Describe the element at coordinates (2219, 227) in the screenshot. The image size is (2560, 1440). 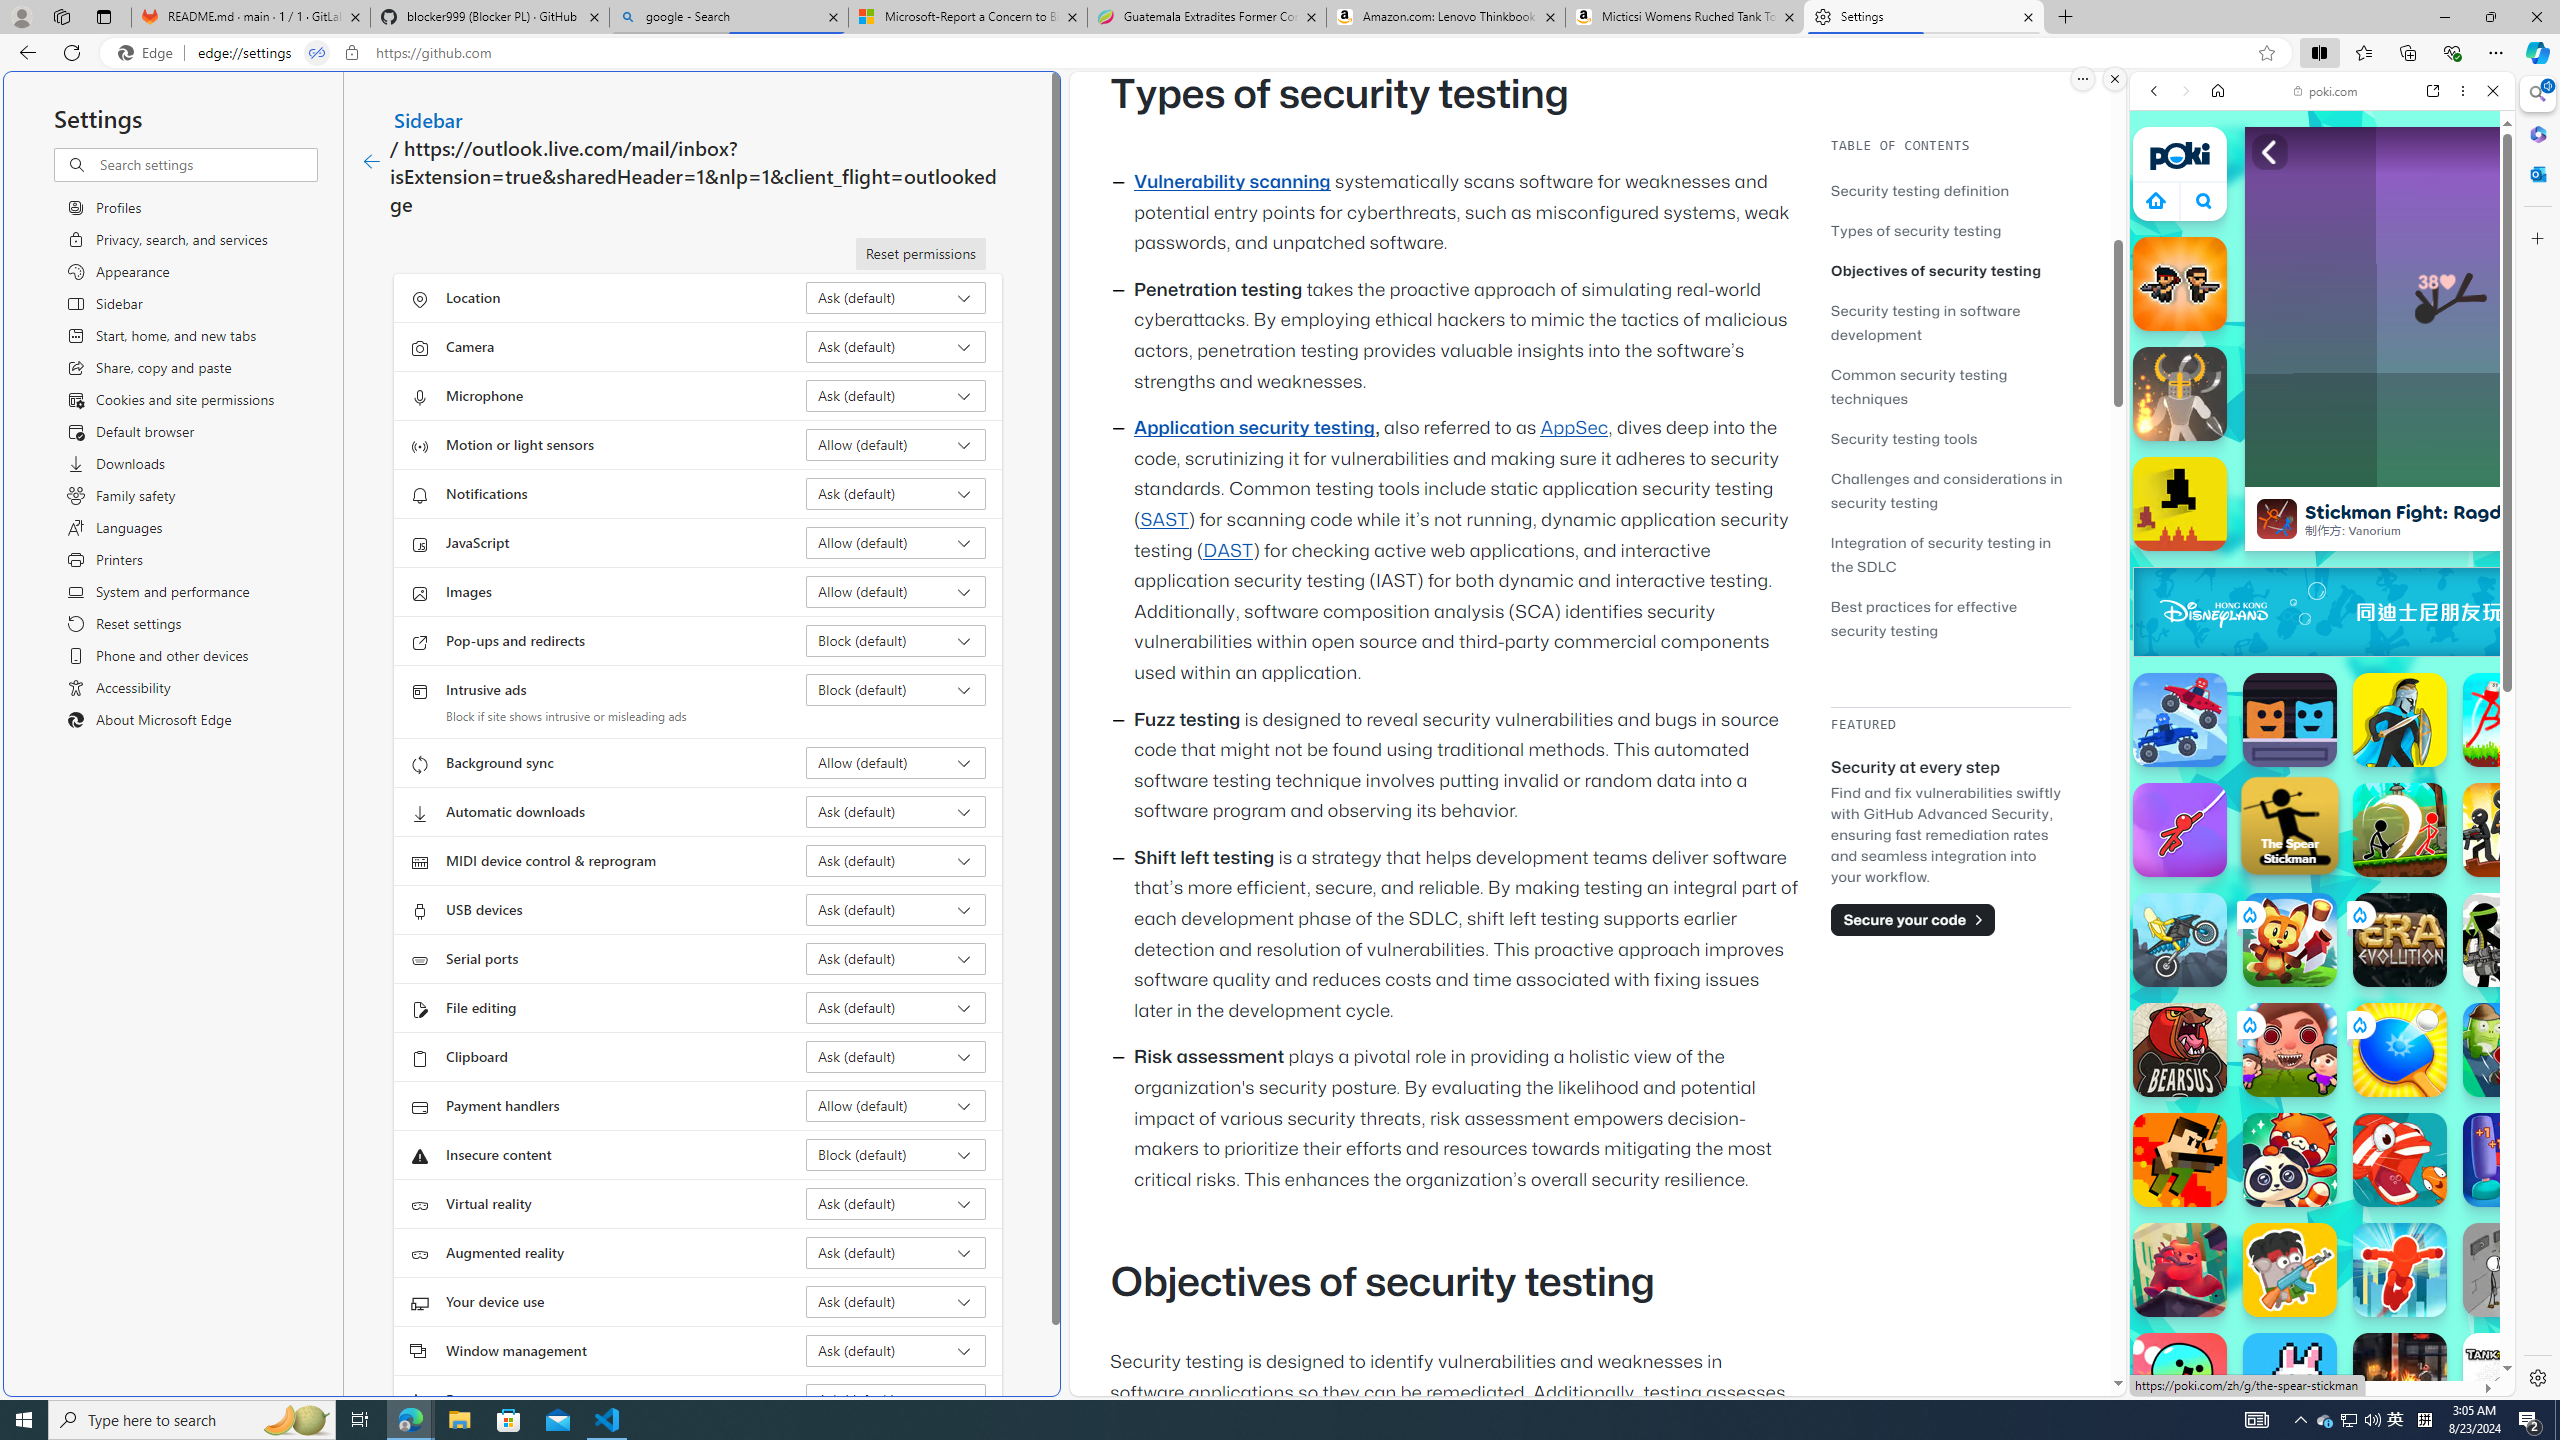
I see `'Search Filter, IMAGES'` at that location.